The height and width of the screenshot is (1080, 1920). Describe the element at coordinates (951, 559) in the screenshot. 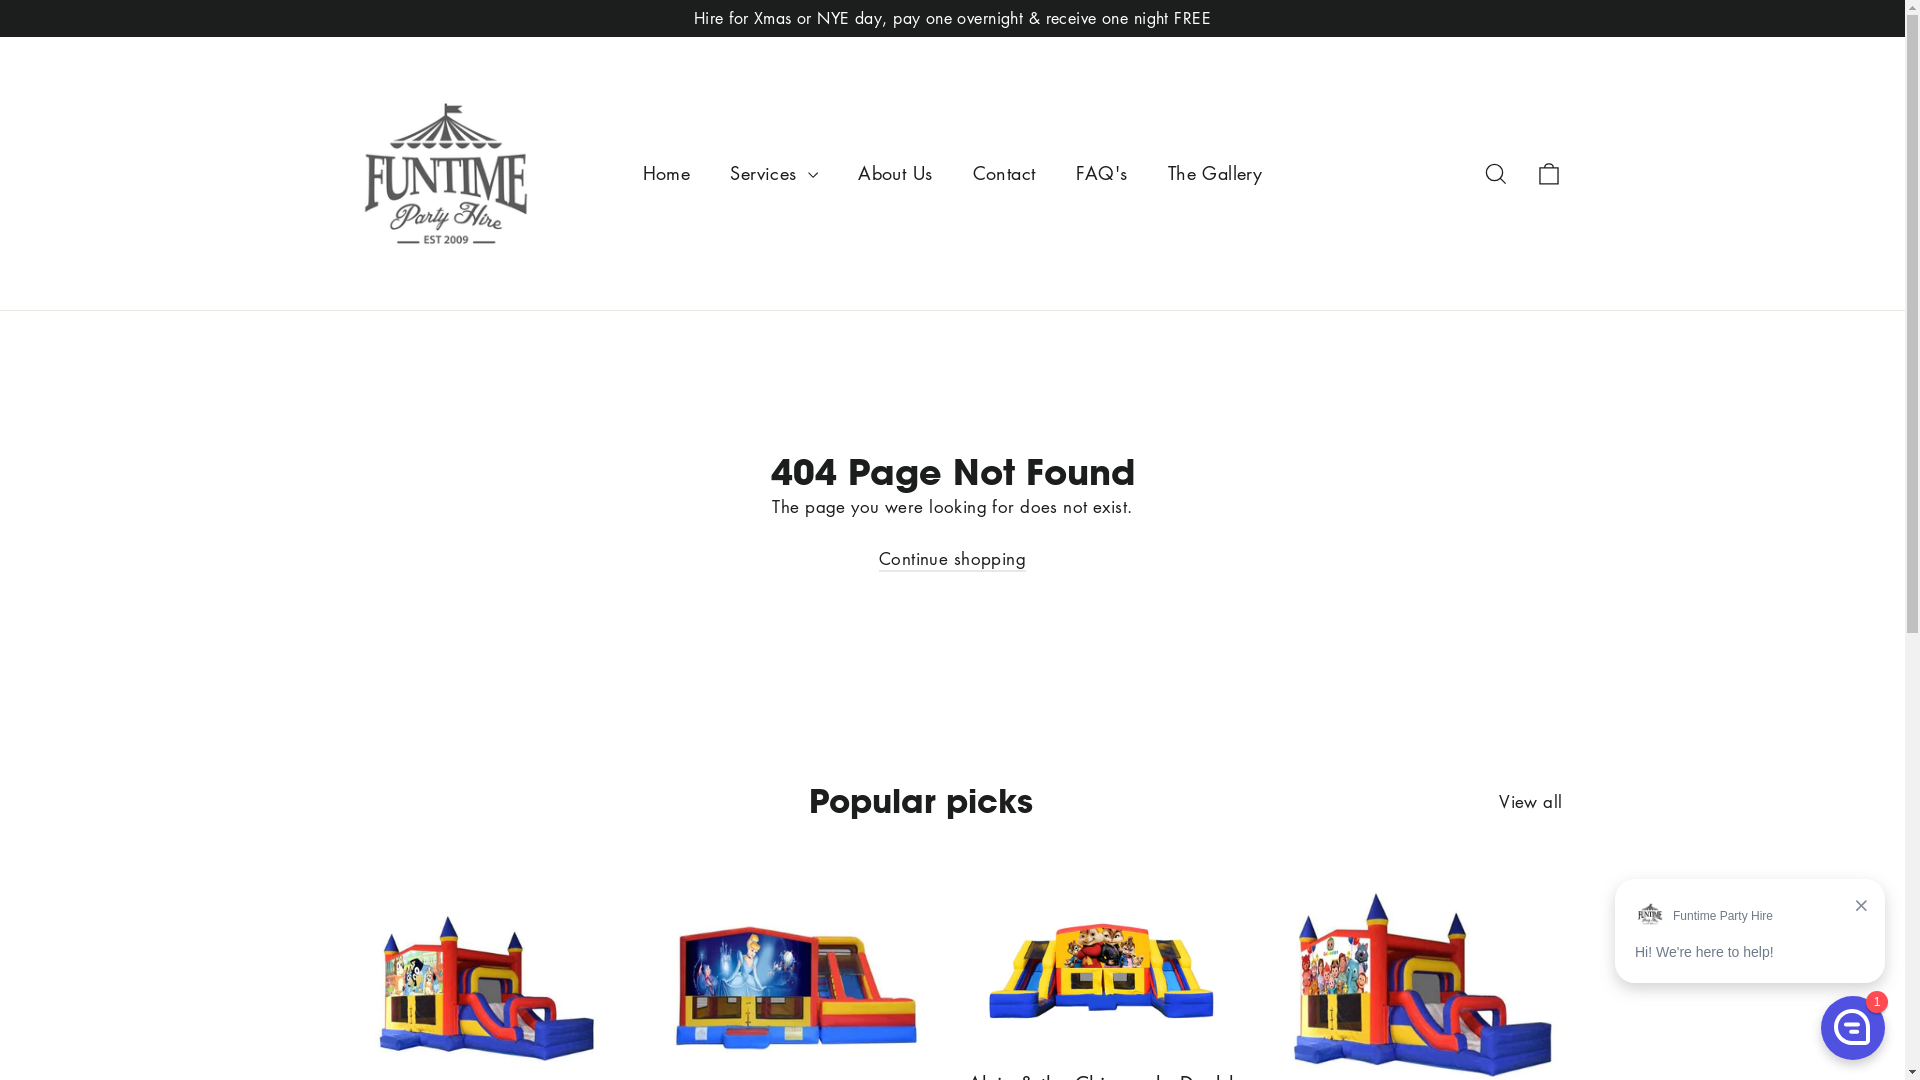

I see `'Continue shopping'` at that location.